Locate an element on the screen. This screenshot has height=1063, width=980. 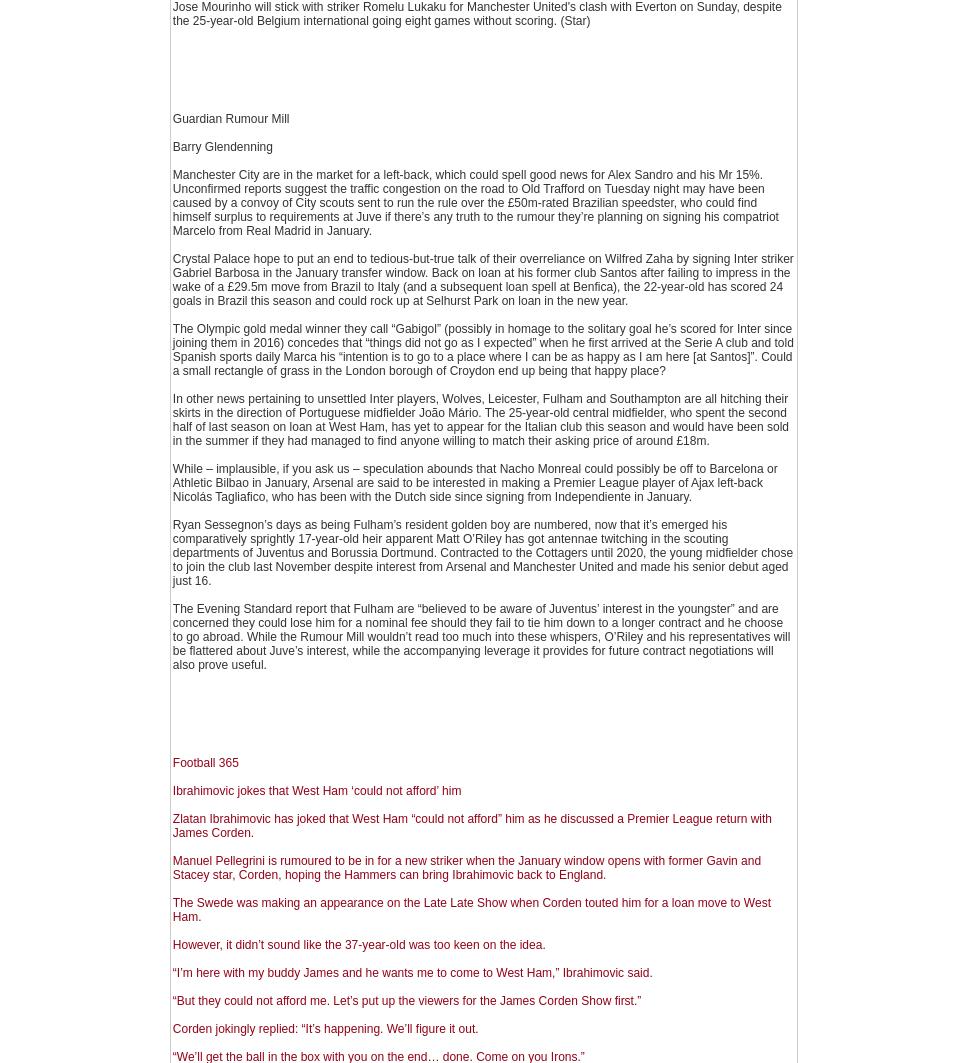
'The Olympic gold medal winner they call “Gabigol” (possibly in homage to the solitary goal he’s scored for Inter since joining them in 2016) concedes that “things did not go as I expected” when he first arrived at the Serie A club and told Spanish sports daily Marca his “intention is to go to a place where I can be as happy as I am here [at Santos]”. Could a small rectangle of grass in the London borough of Croydon end up being that happy place?' is located at coordinates (482, 350).